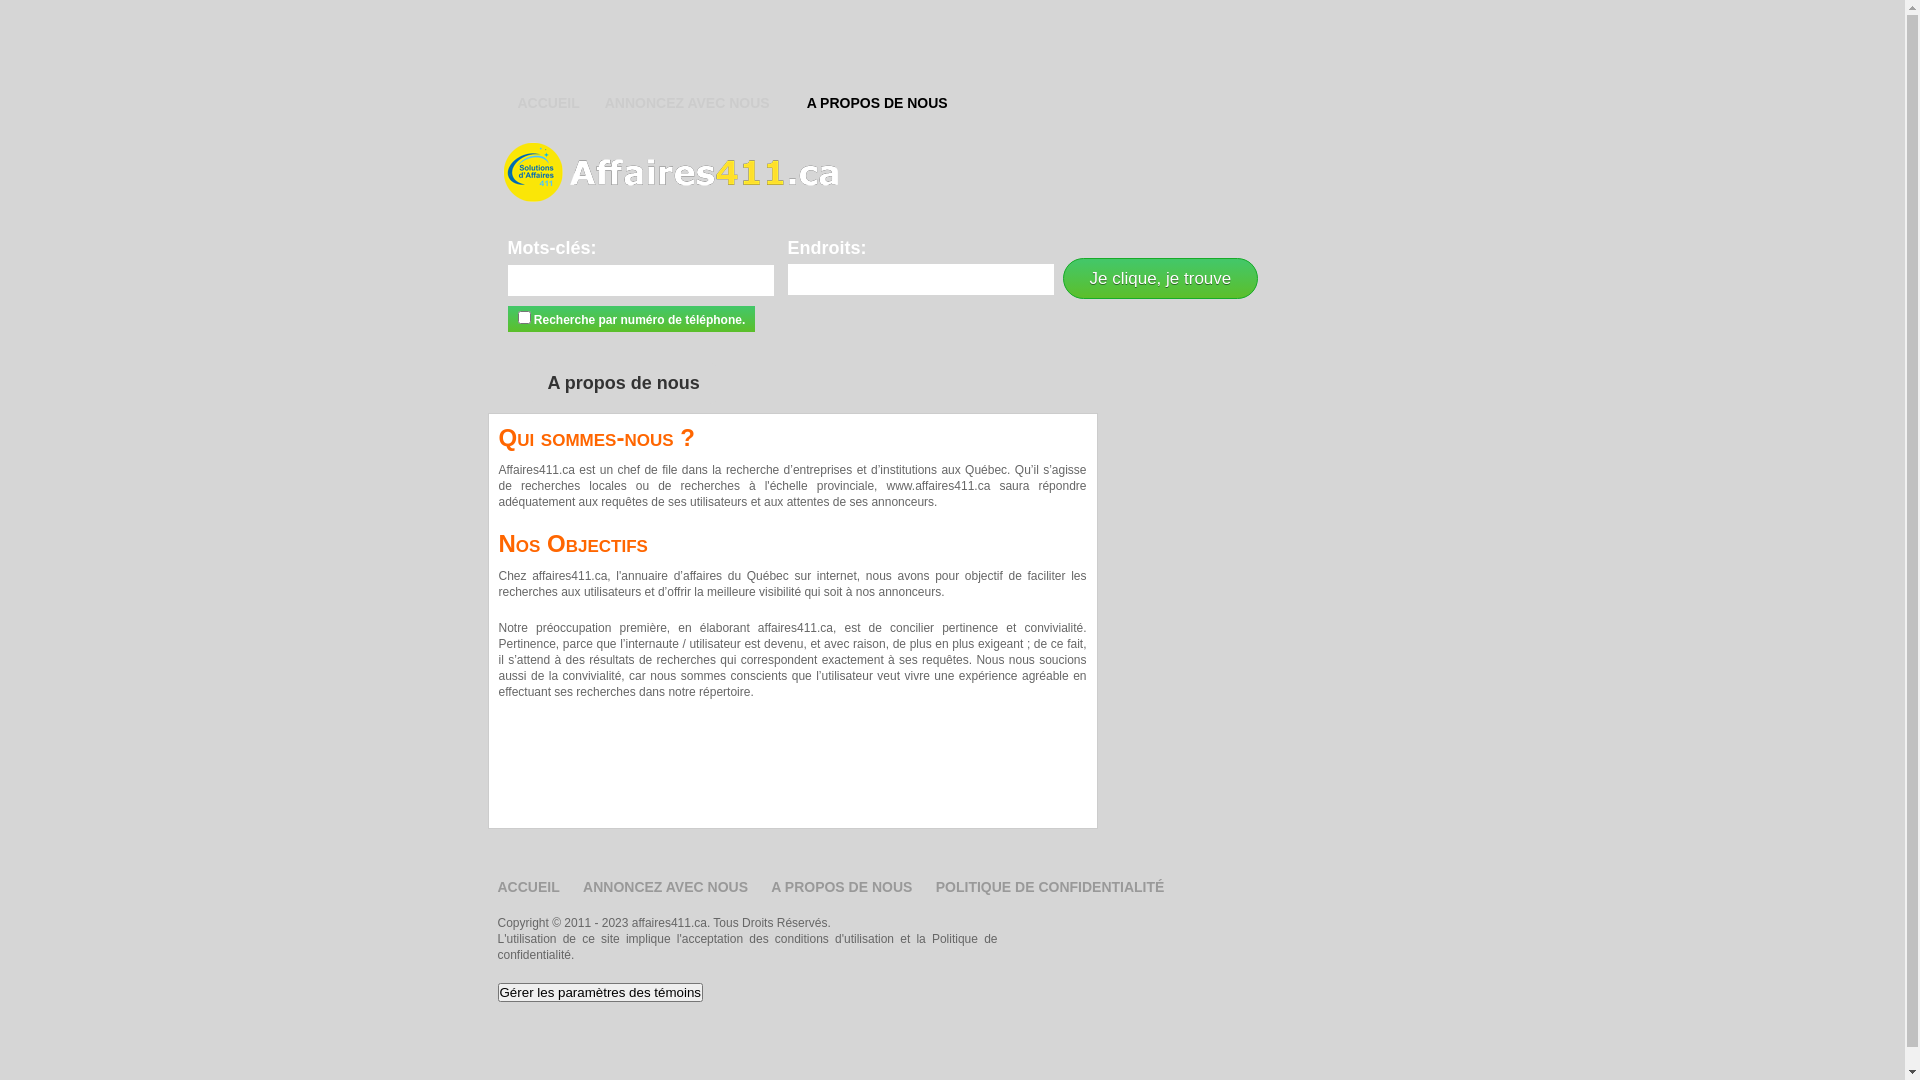 The image size is (1920, 1080). I want to click on 'ACCUEIL', so click(548, 104).